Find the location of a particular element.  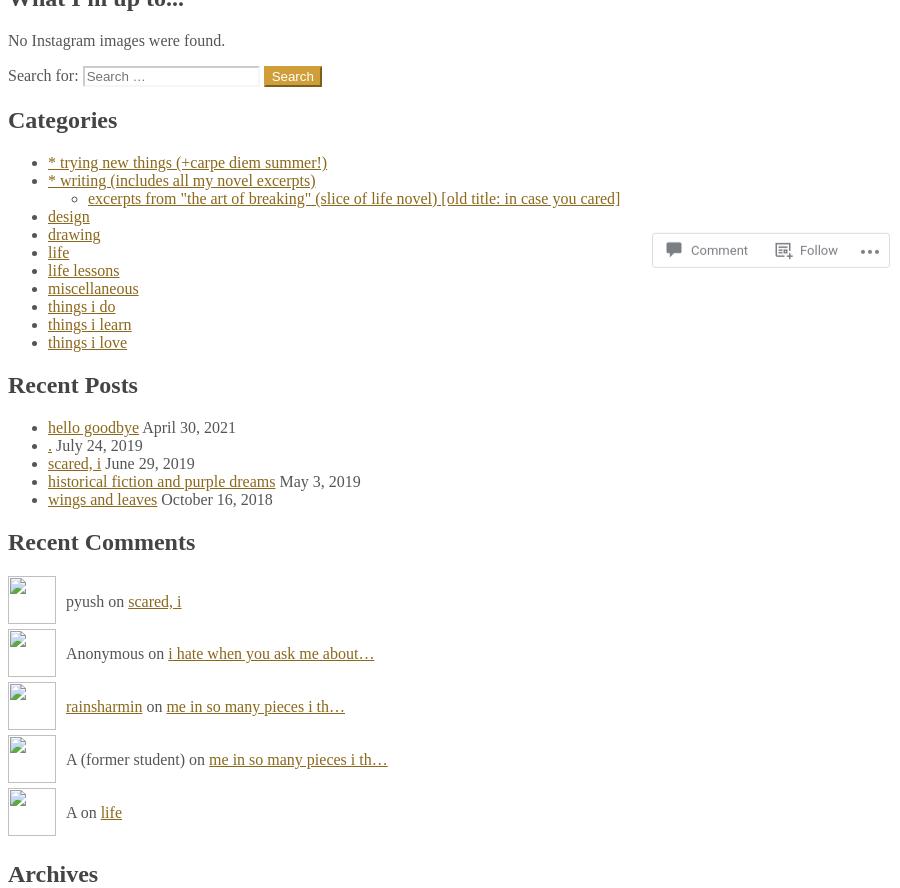

'* trying new things (+carpe diem summer!)' is located at coordinates (187, 162).